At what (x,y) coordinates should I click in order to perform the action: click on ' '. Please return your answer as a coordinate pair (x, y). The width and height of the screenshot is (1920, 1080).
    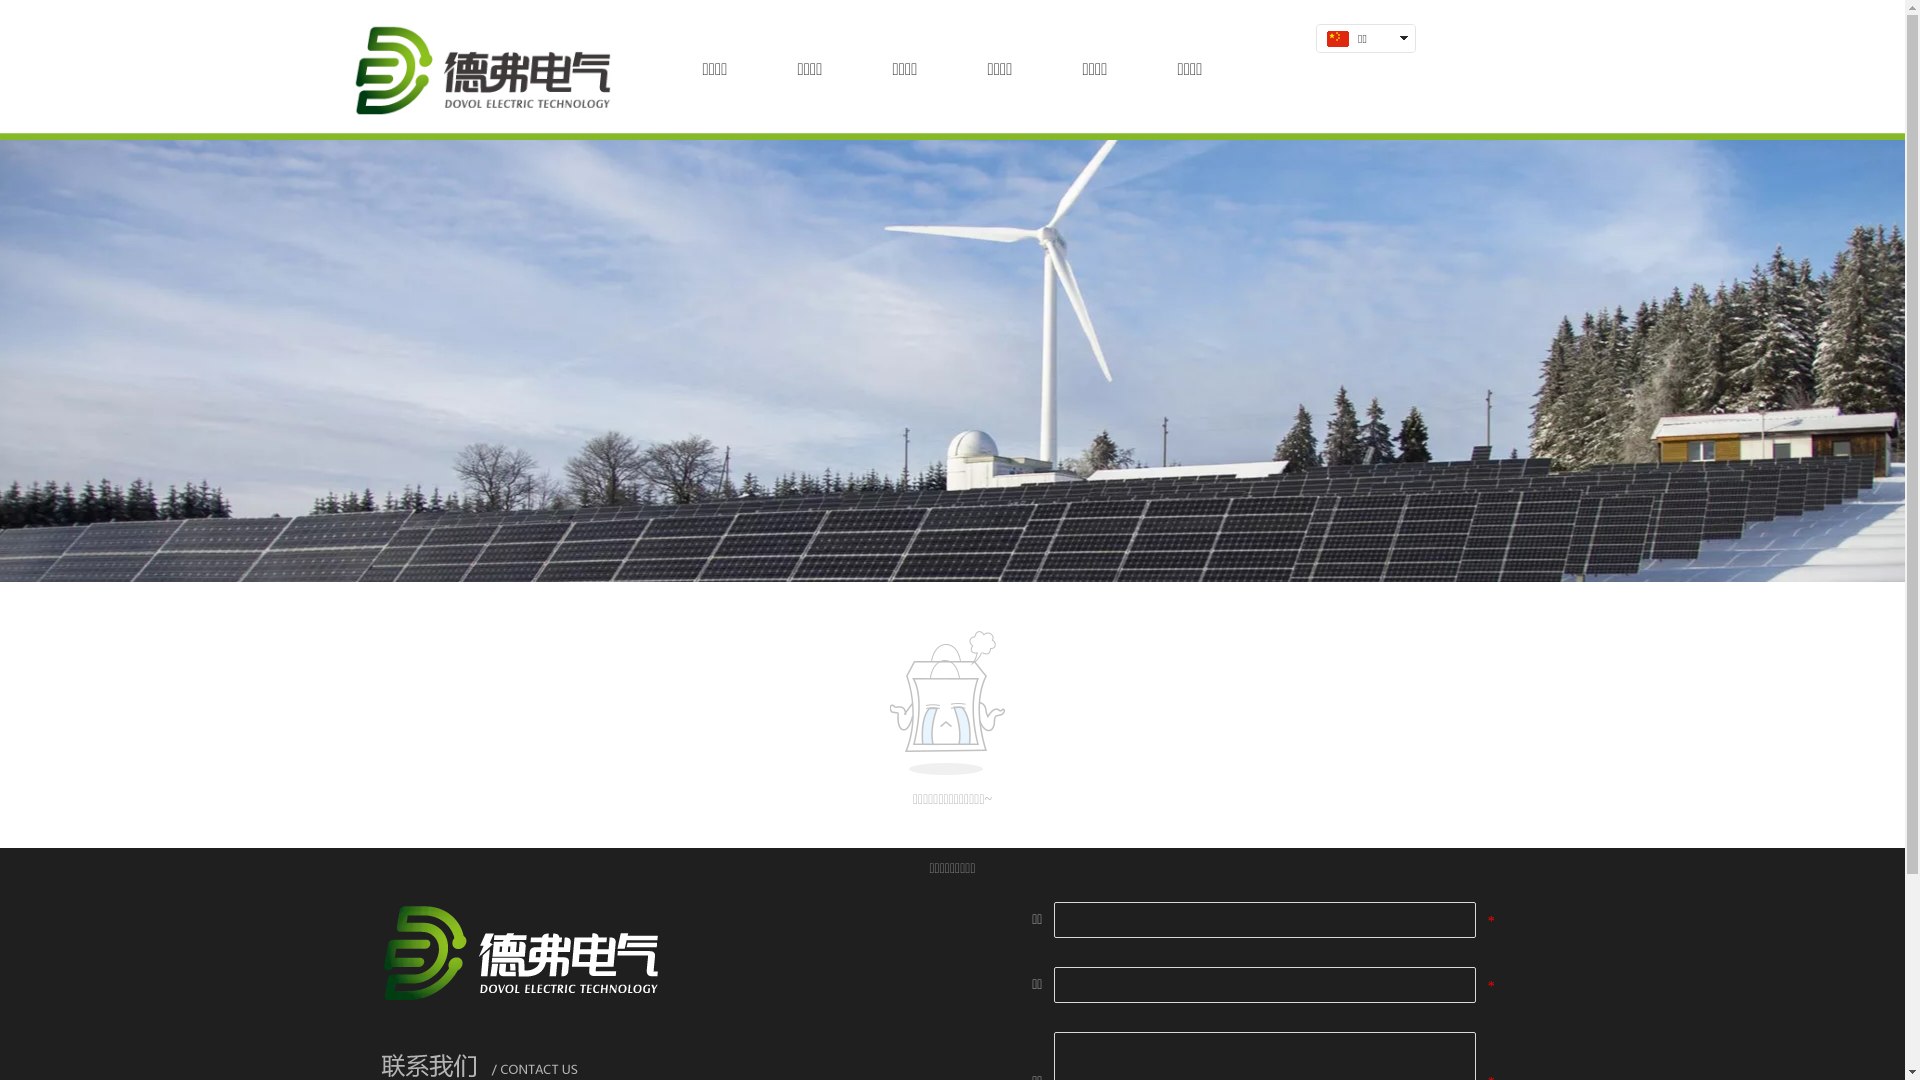
    Looking at the image, I should click on (1359, 64).